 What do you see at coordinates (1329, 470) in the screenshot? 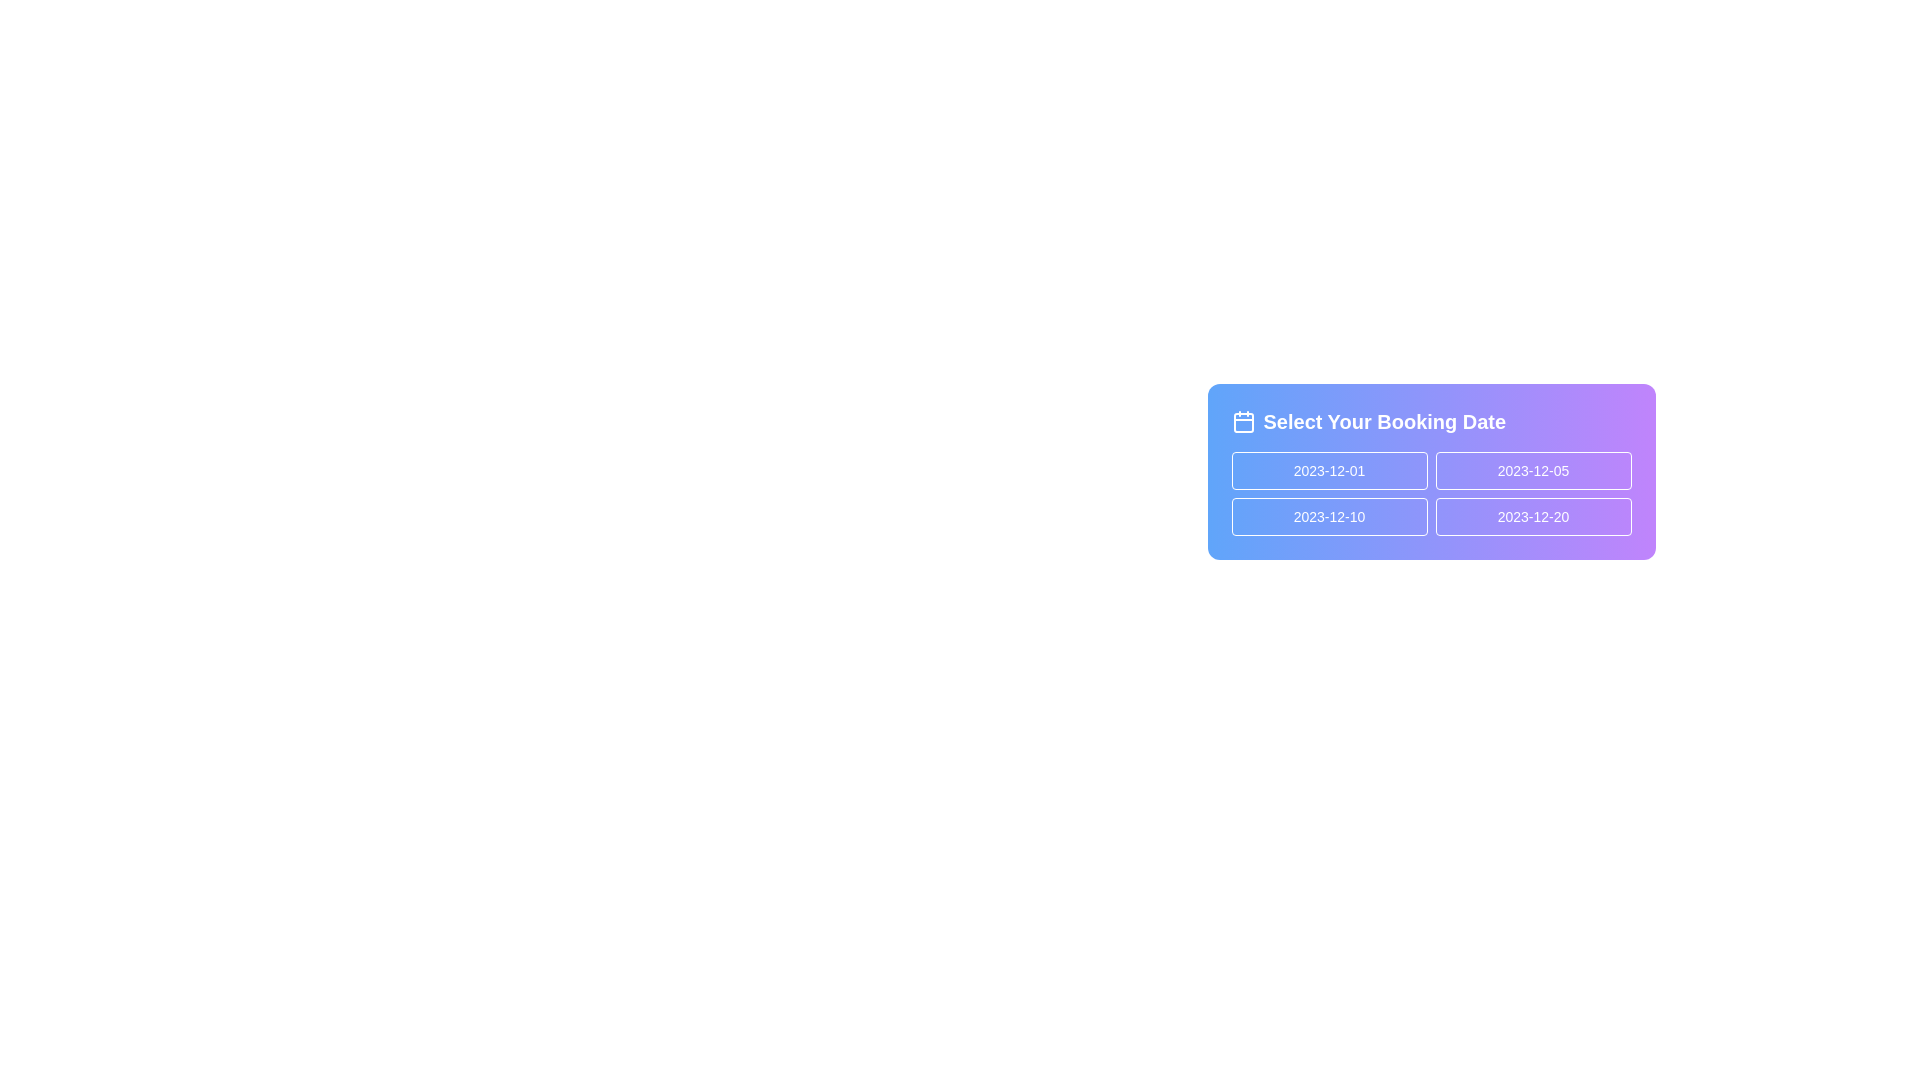
I see `the button labeled '2023-12-01' in the grid layout` at bounding box center [1329, 470].